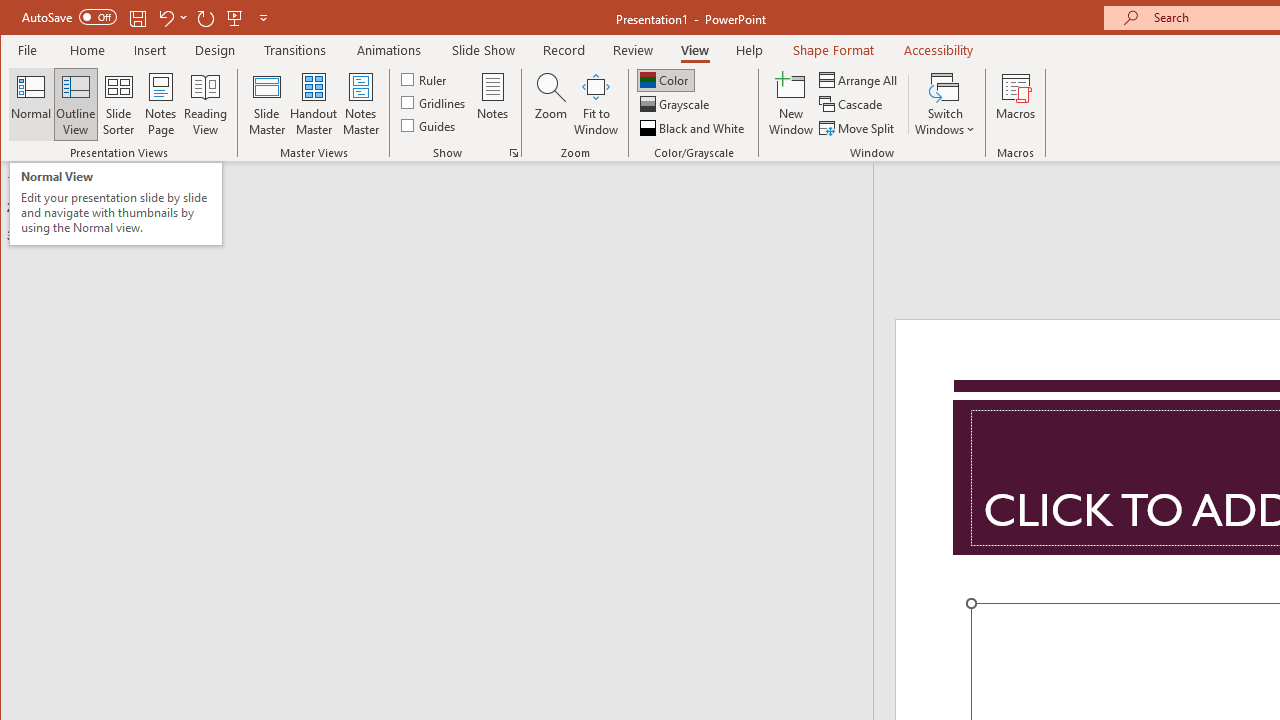 This screenshot has height=720, width=1280. Describe the element at coordinates (434, 102) in the screenshot. I see `'Gridlines'` at that location.